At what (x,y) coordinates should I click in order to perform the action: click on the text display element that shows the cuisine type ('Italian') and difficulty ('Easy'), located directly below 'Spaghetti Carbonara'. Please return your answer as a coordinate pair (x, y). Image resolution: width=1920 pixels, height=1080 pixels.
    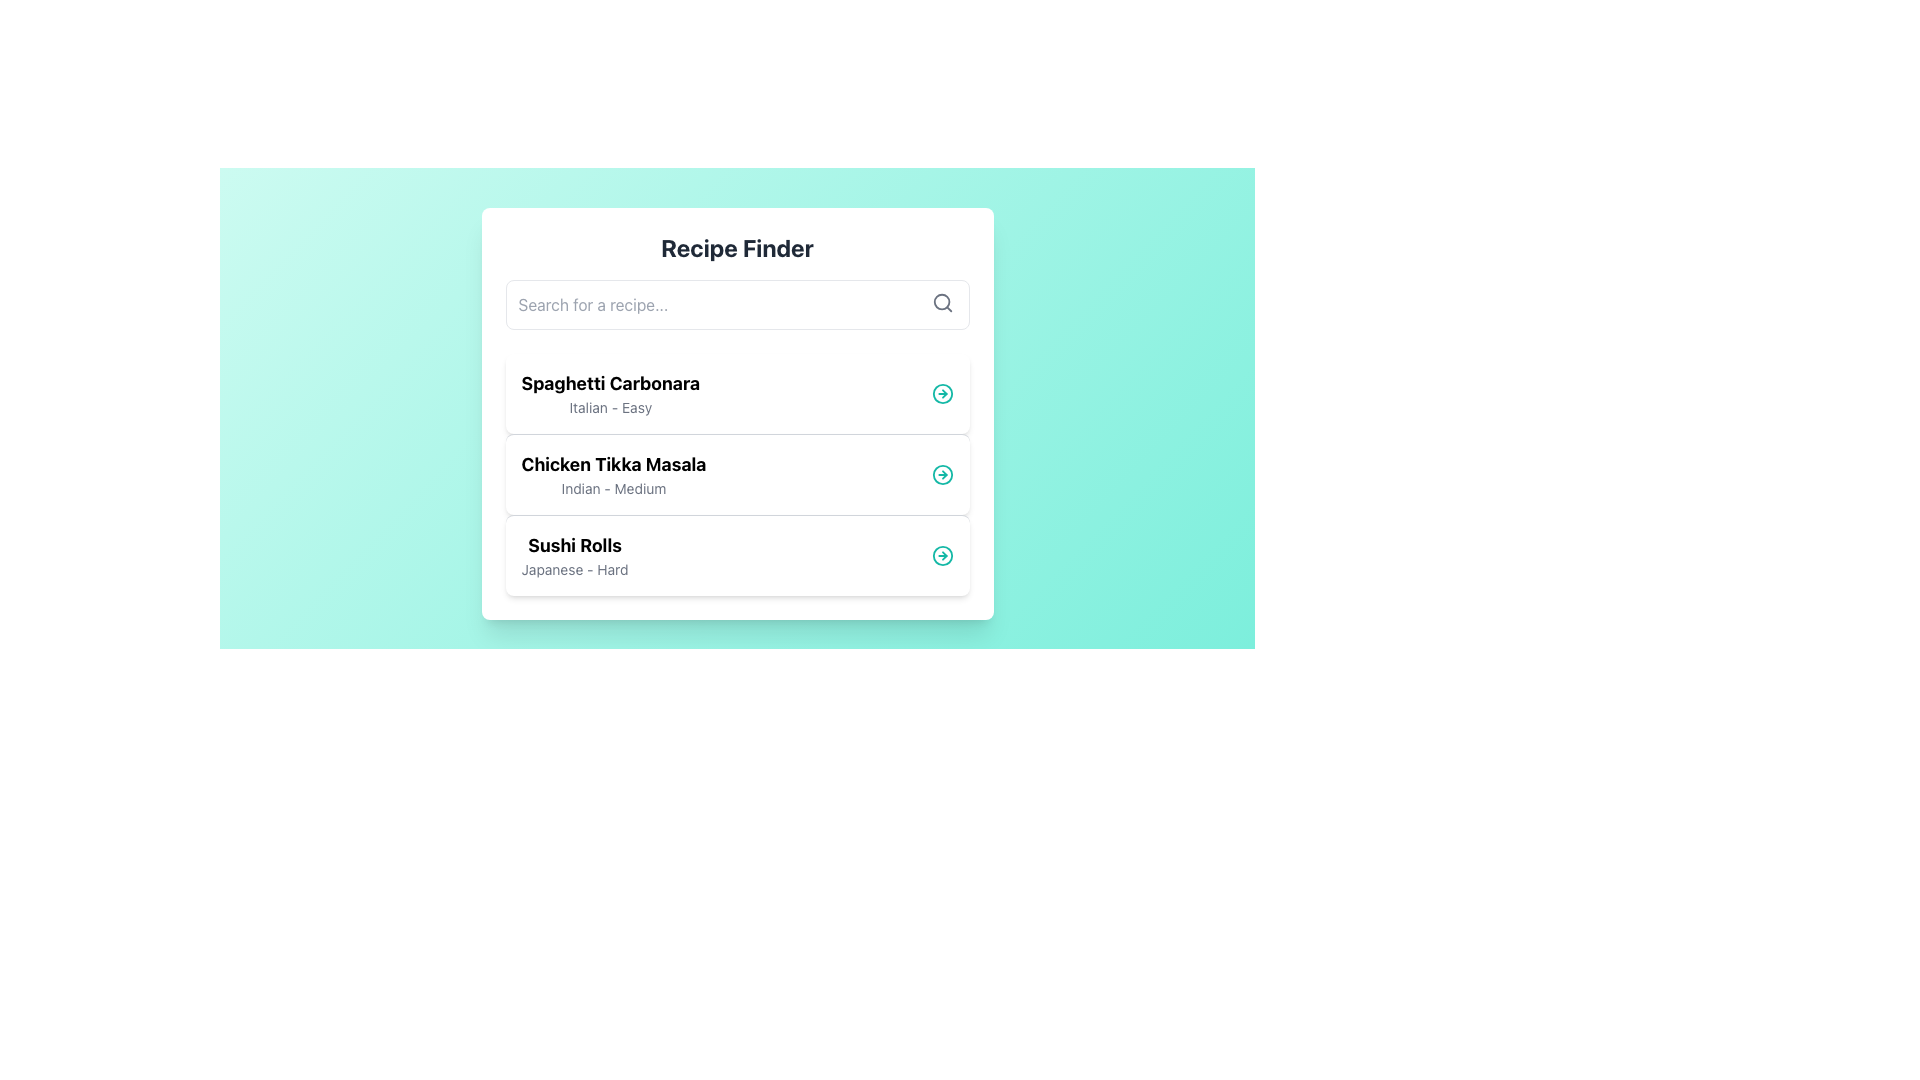
    Looking at the image, I should click on (609, 407).